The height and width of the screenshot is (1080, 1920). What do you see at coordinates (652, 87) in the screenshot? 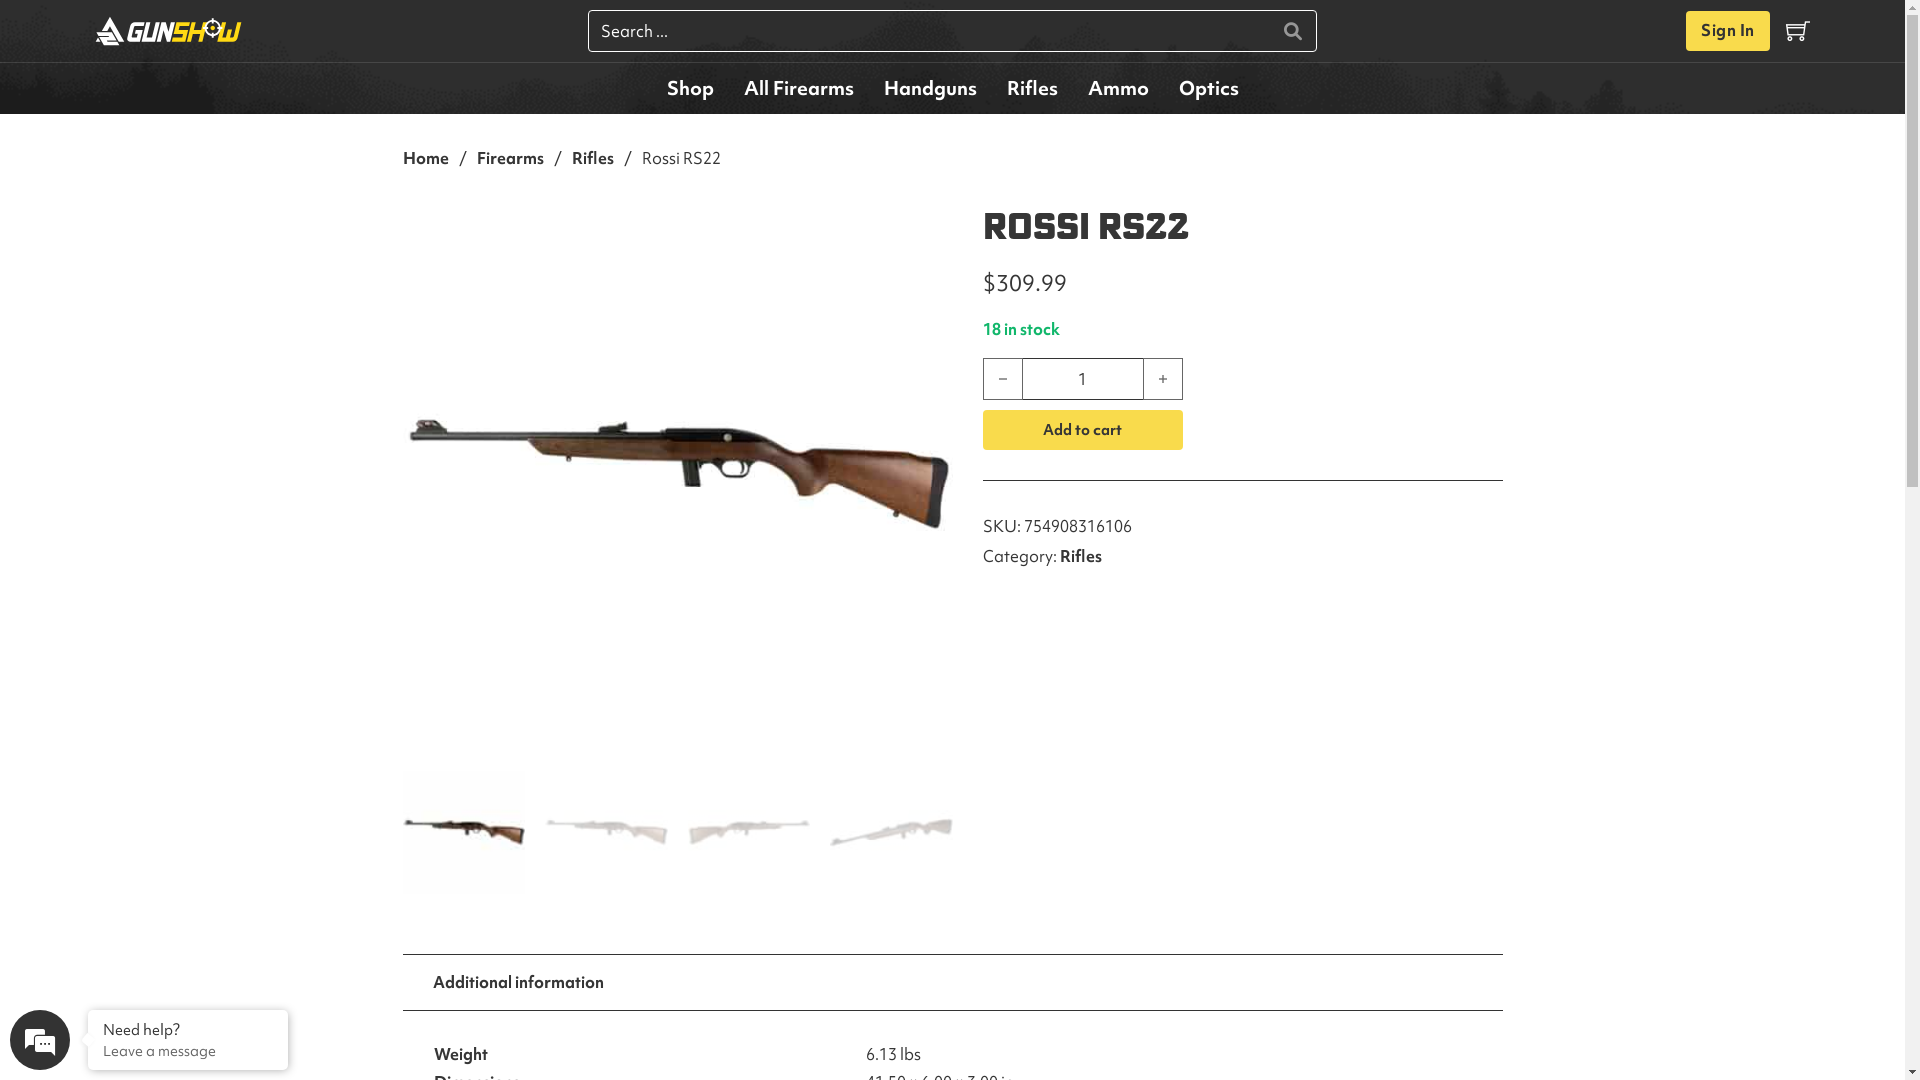
I see `'Shop'` at bounding box center [652, 87].